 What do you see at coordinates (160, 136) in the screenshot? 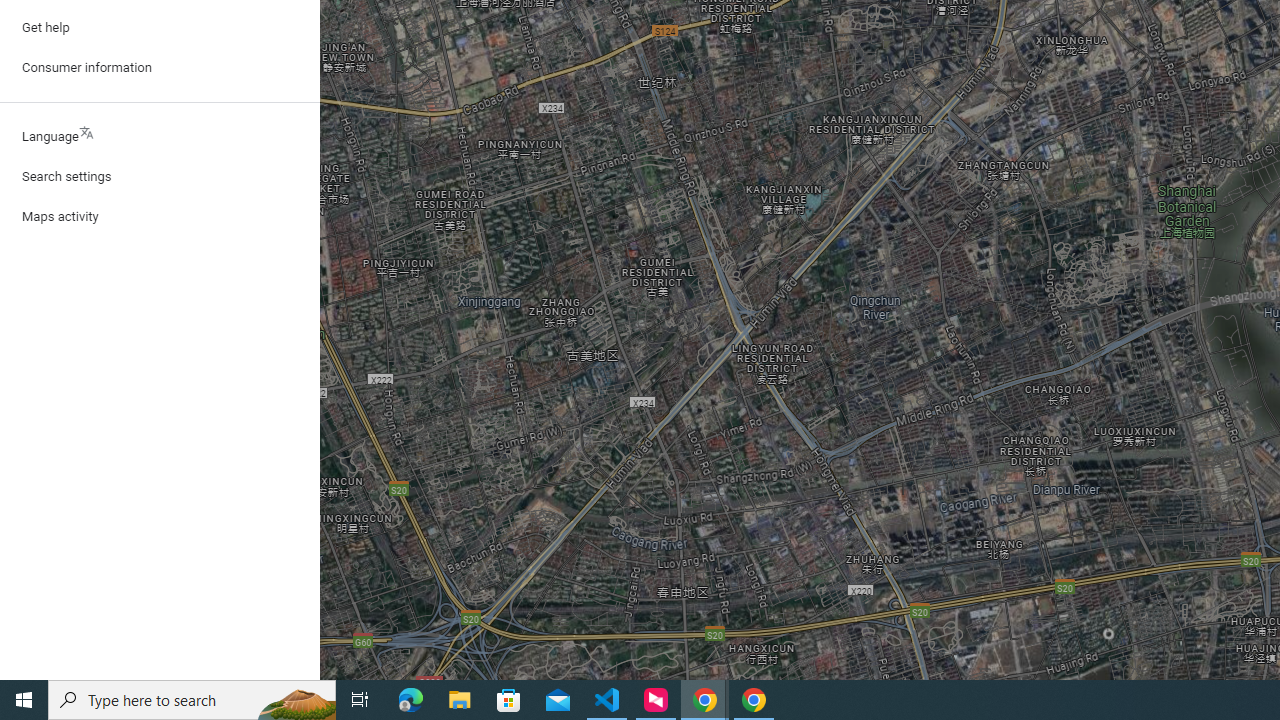
I see `'Language'` at bounding box center [160, 136].